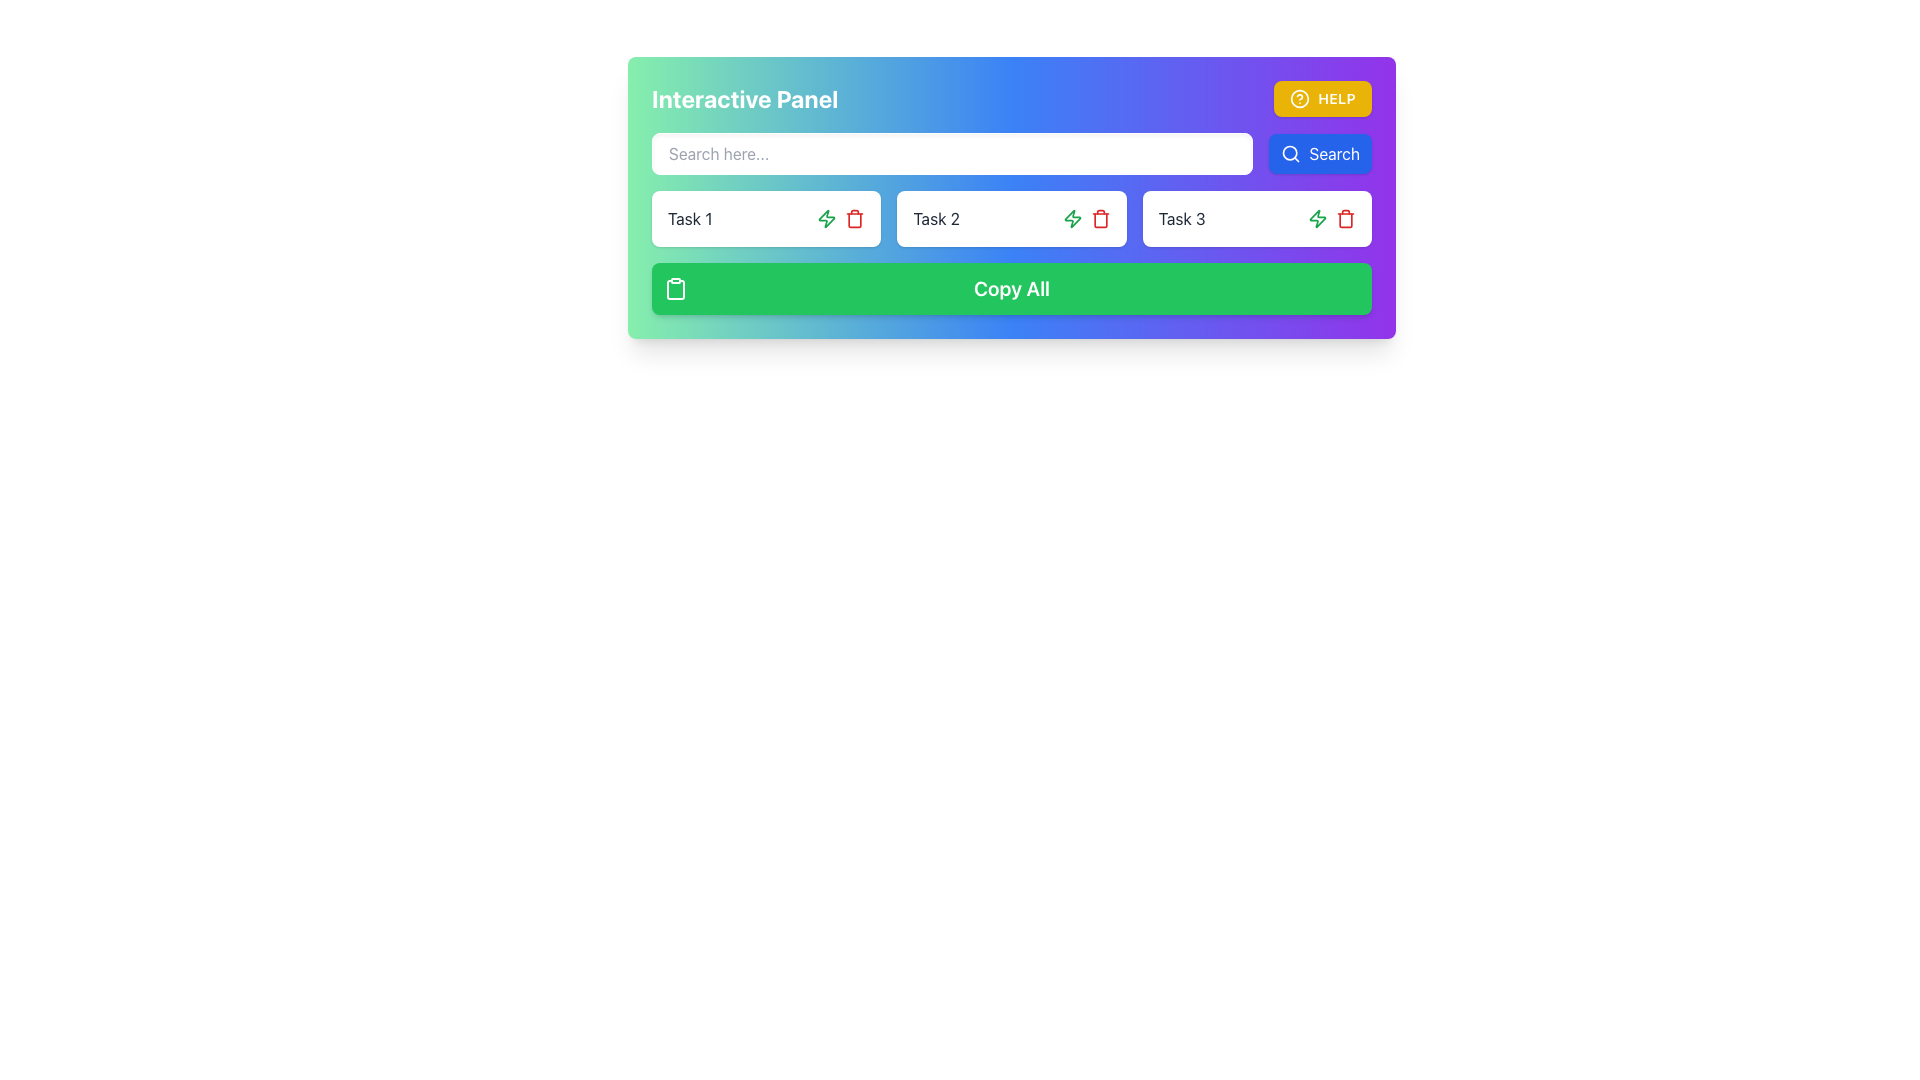 This screenshot has height=1080, width=1920. What do you see at coordinates (1071, 219) in the screenshot?
I see `the lightning bolt icon, which is green and located to the right of the 'Task 1' label` at bounding box center [1071, 219].